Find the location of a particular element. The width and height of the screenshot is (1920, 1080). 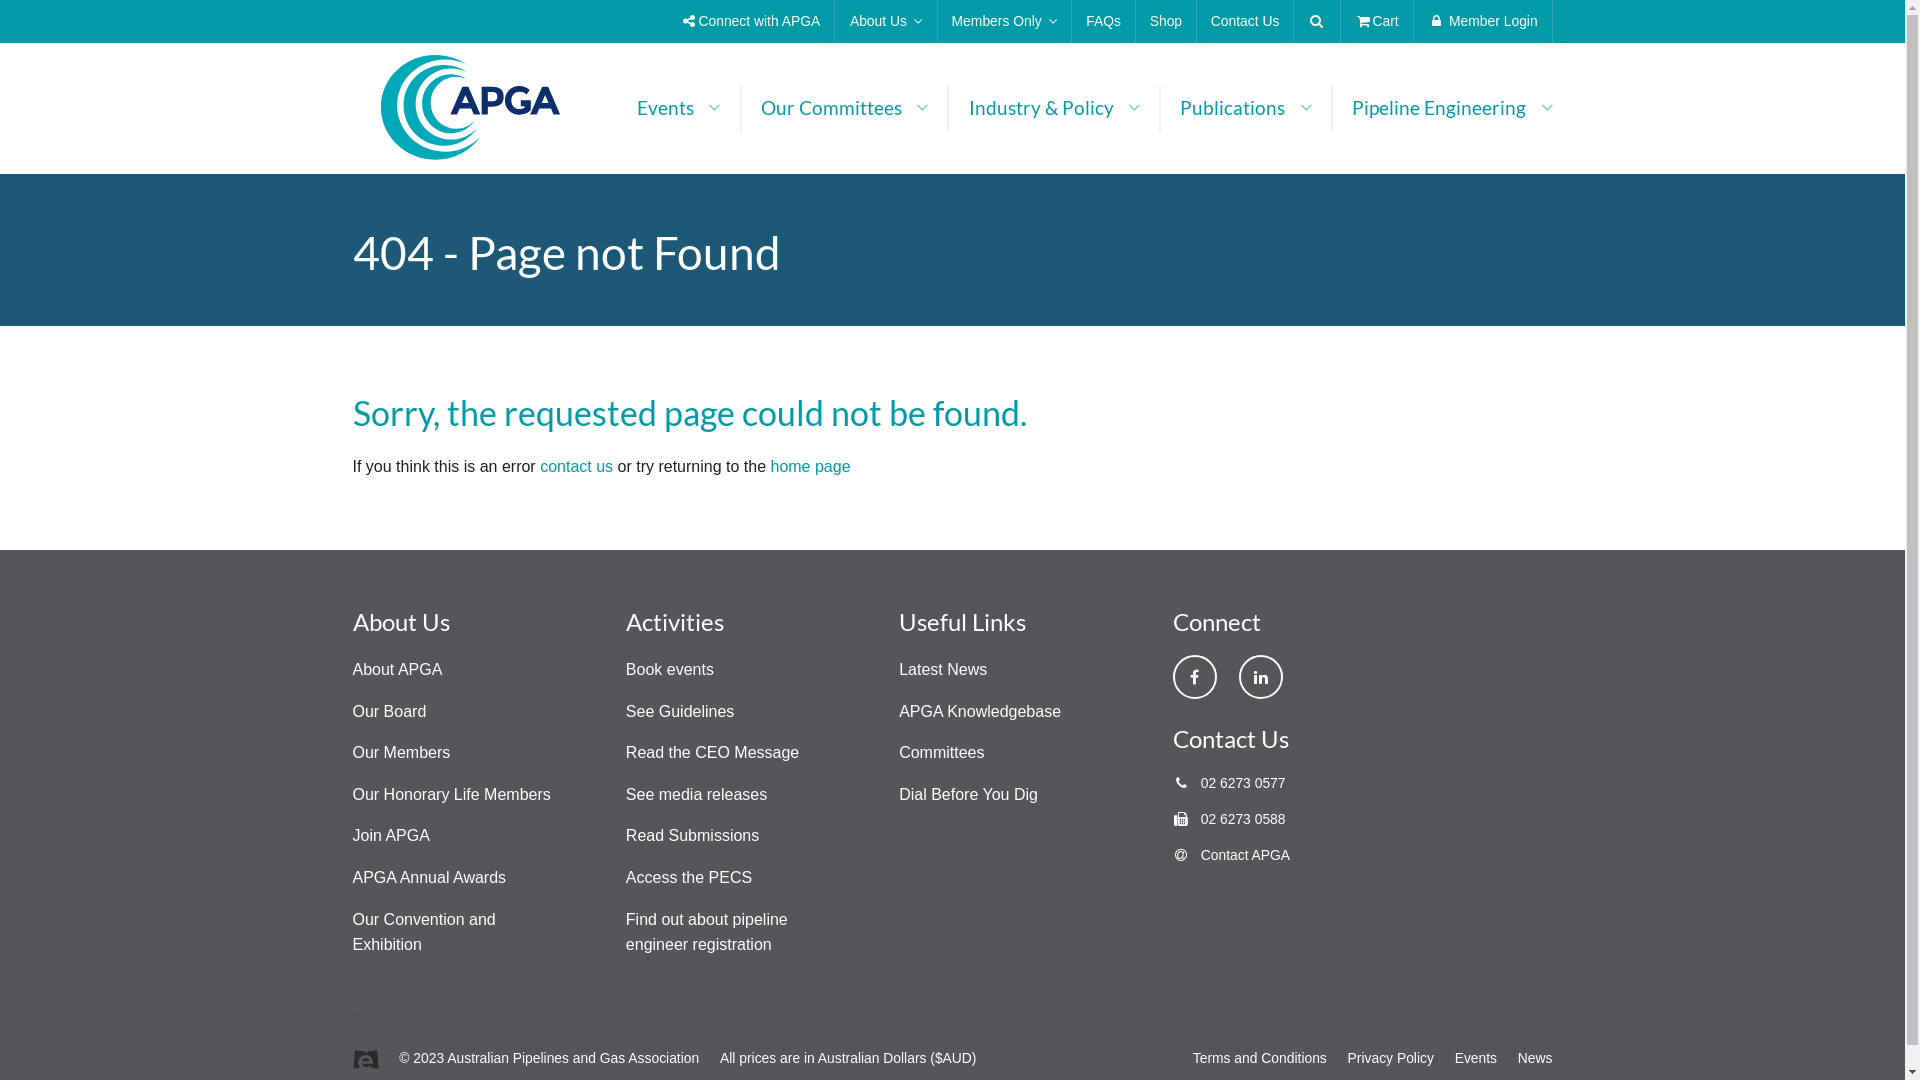

'home page' is located at coordinates (810, 466).